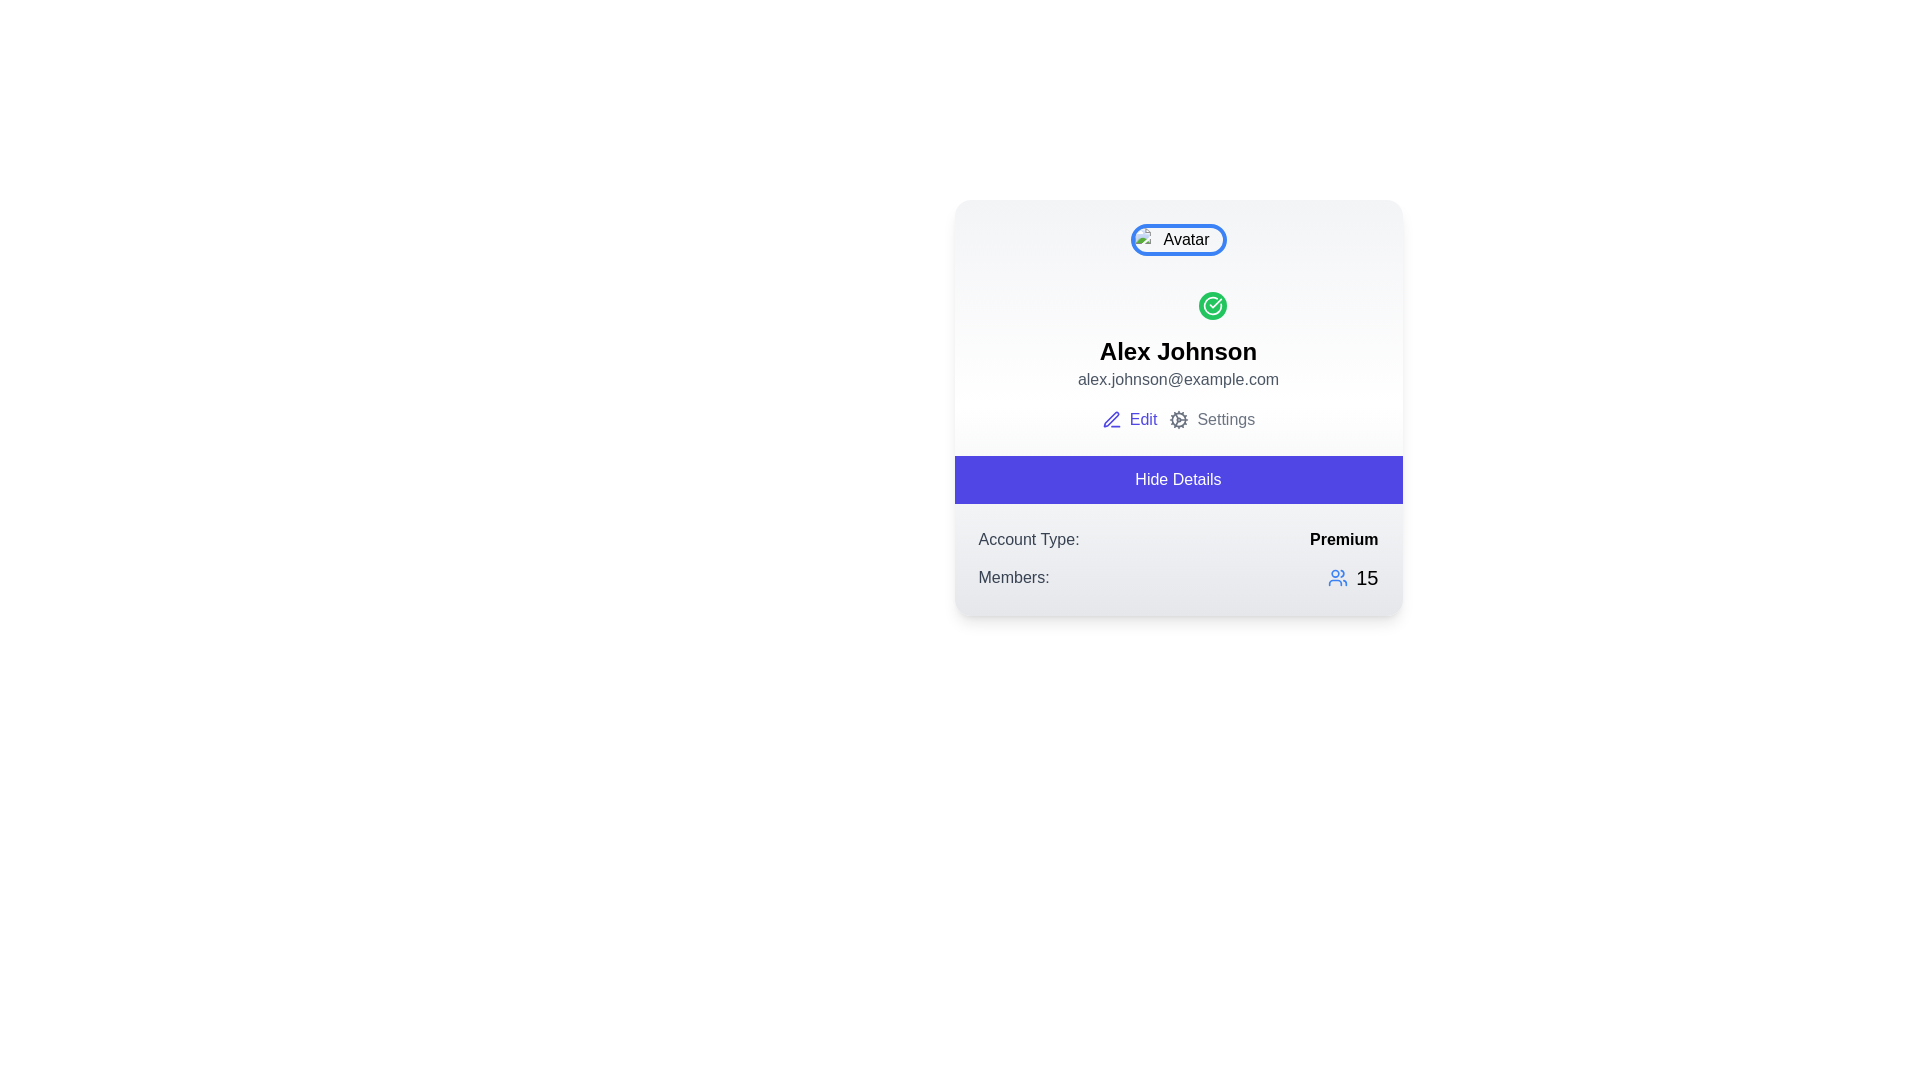 This screenshot has height=1080, width=1920. What do you see at coordinates (1110, 419) in the screenshot?
I see `the SVG Icon representing the editing action associated with the 'Edit' link, located to the left of the 'Edit' label` at bounding box center [1110, 419].